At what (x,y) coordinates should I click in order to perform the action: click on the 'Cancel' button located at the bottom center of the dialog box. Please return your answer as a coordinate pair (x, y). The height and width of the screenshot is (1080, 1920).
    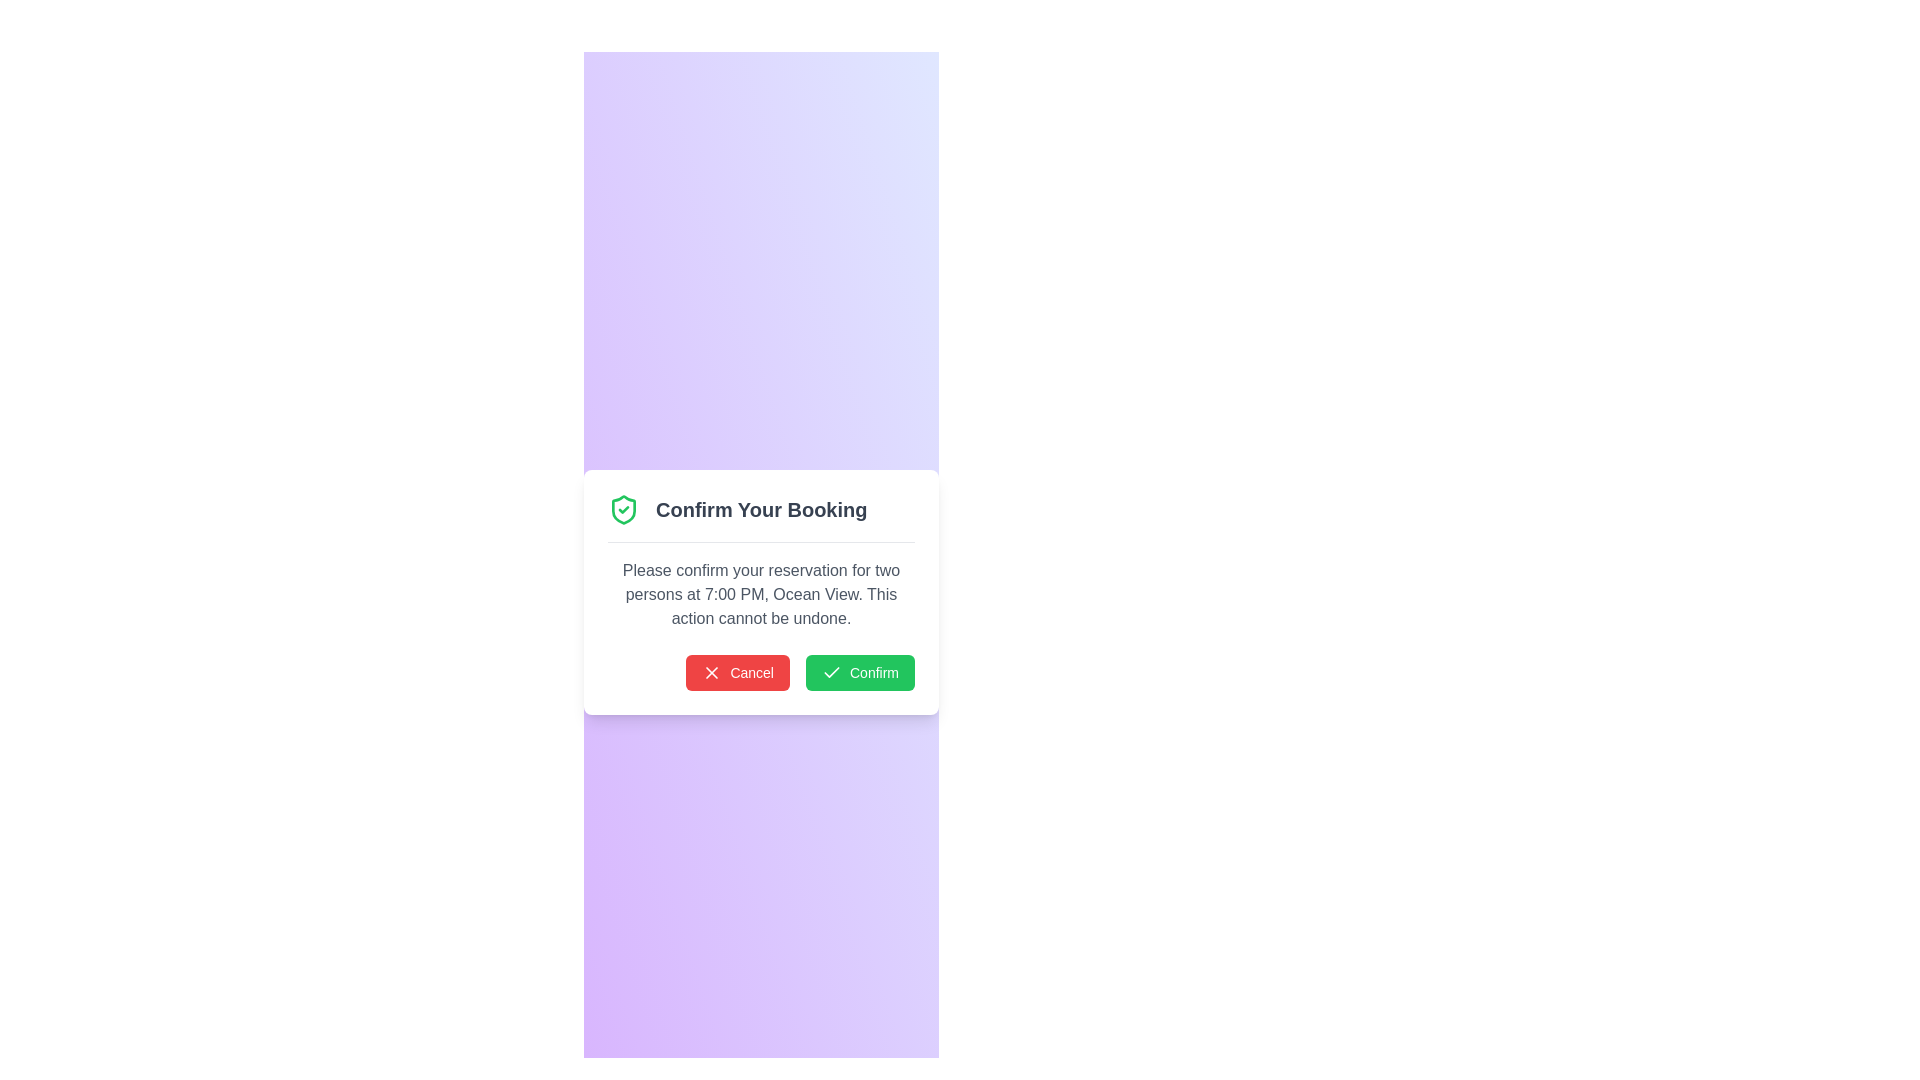
    Looking at the image, I should click on (751, 672).